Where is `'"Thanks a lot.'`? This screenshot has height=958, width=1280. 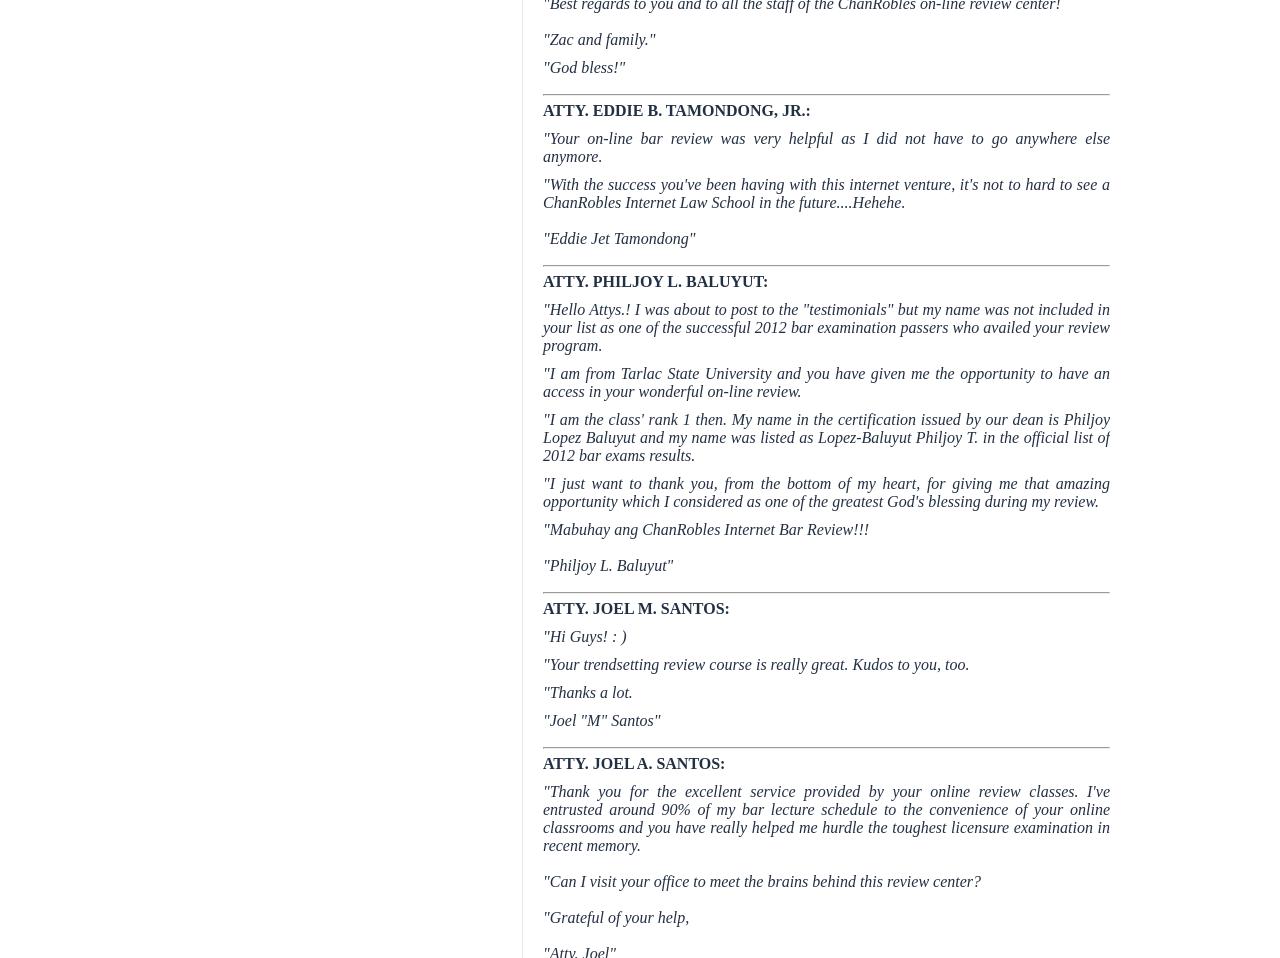
'"Thanks a lot.' is located at coordinates (586, 691).